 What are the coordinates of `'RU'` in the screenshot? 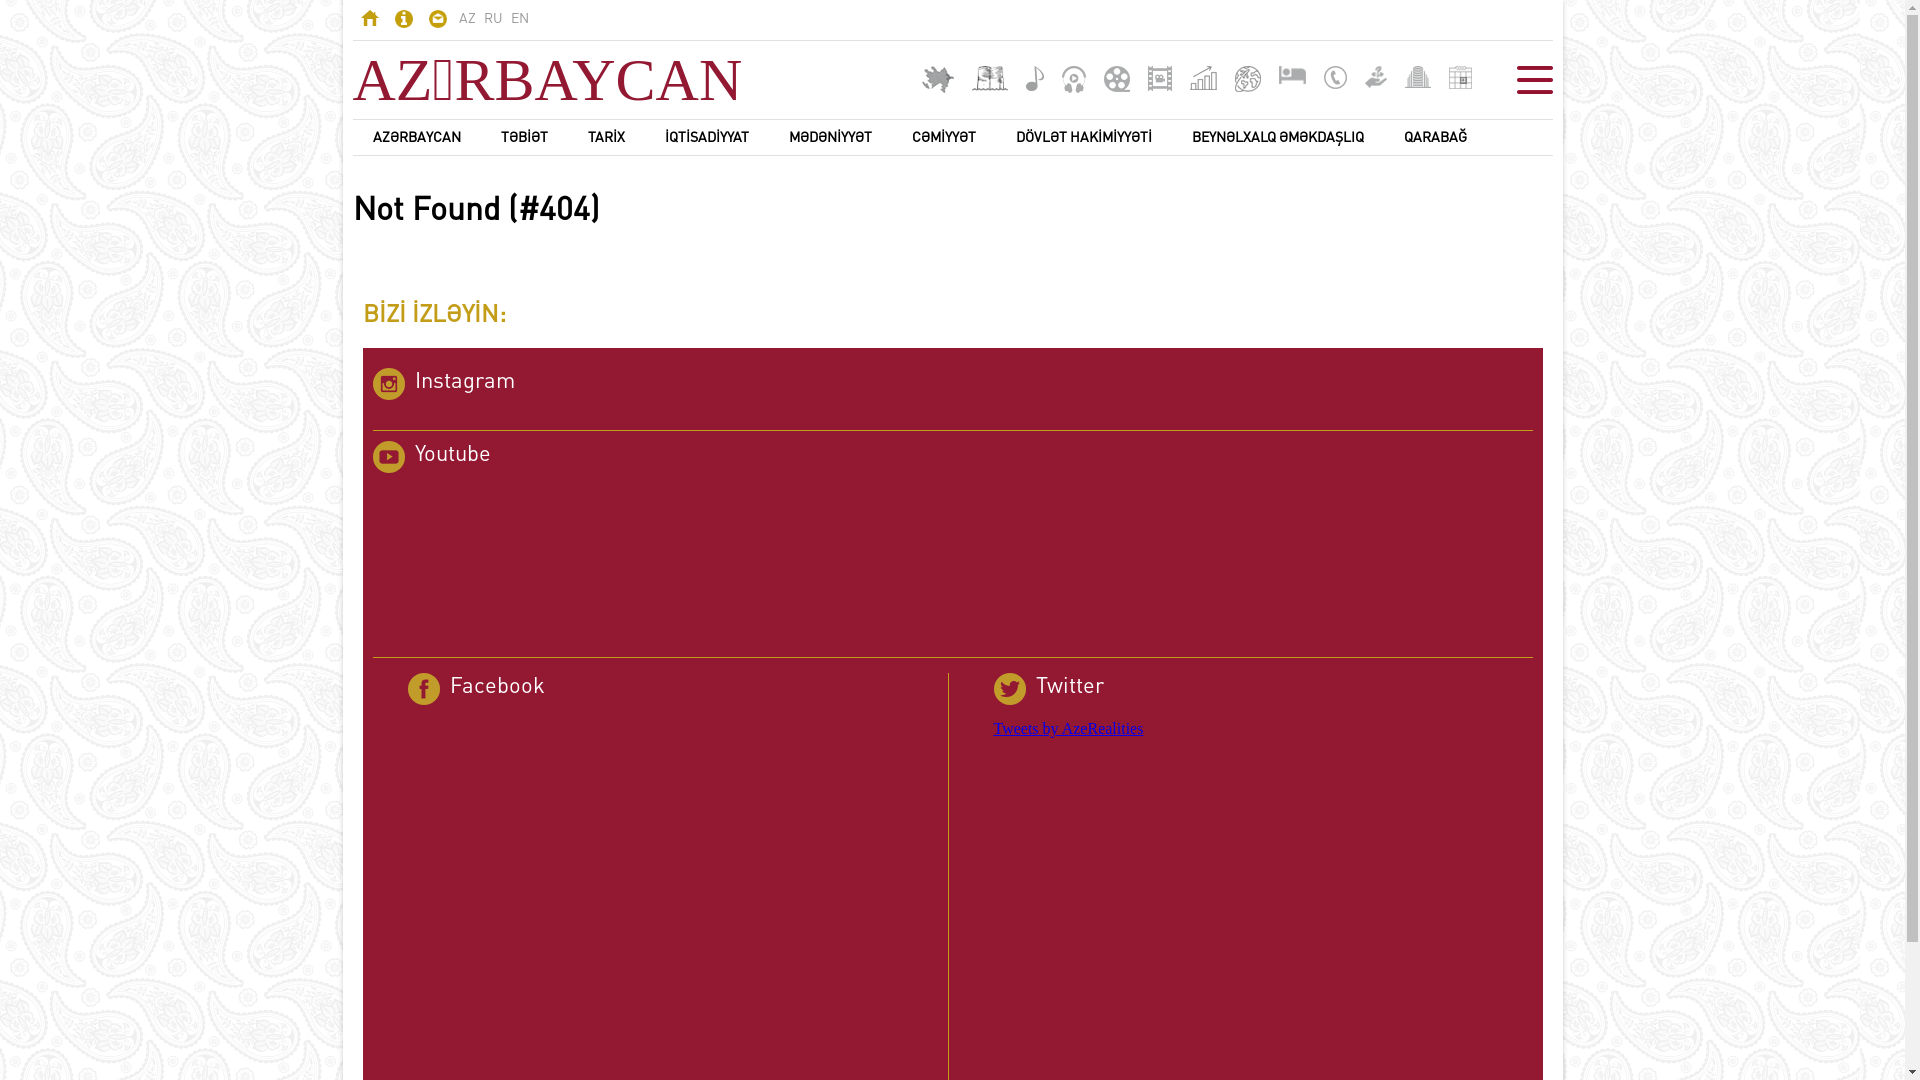 It's located at (493, 19).